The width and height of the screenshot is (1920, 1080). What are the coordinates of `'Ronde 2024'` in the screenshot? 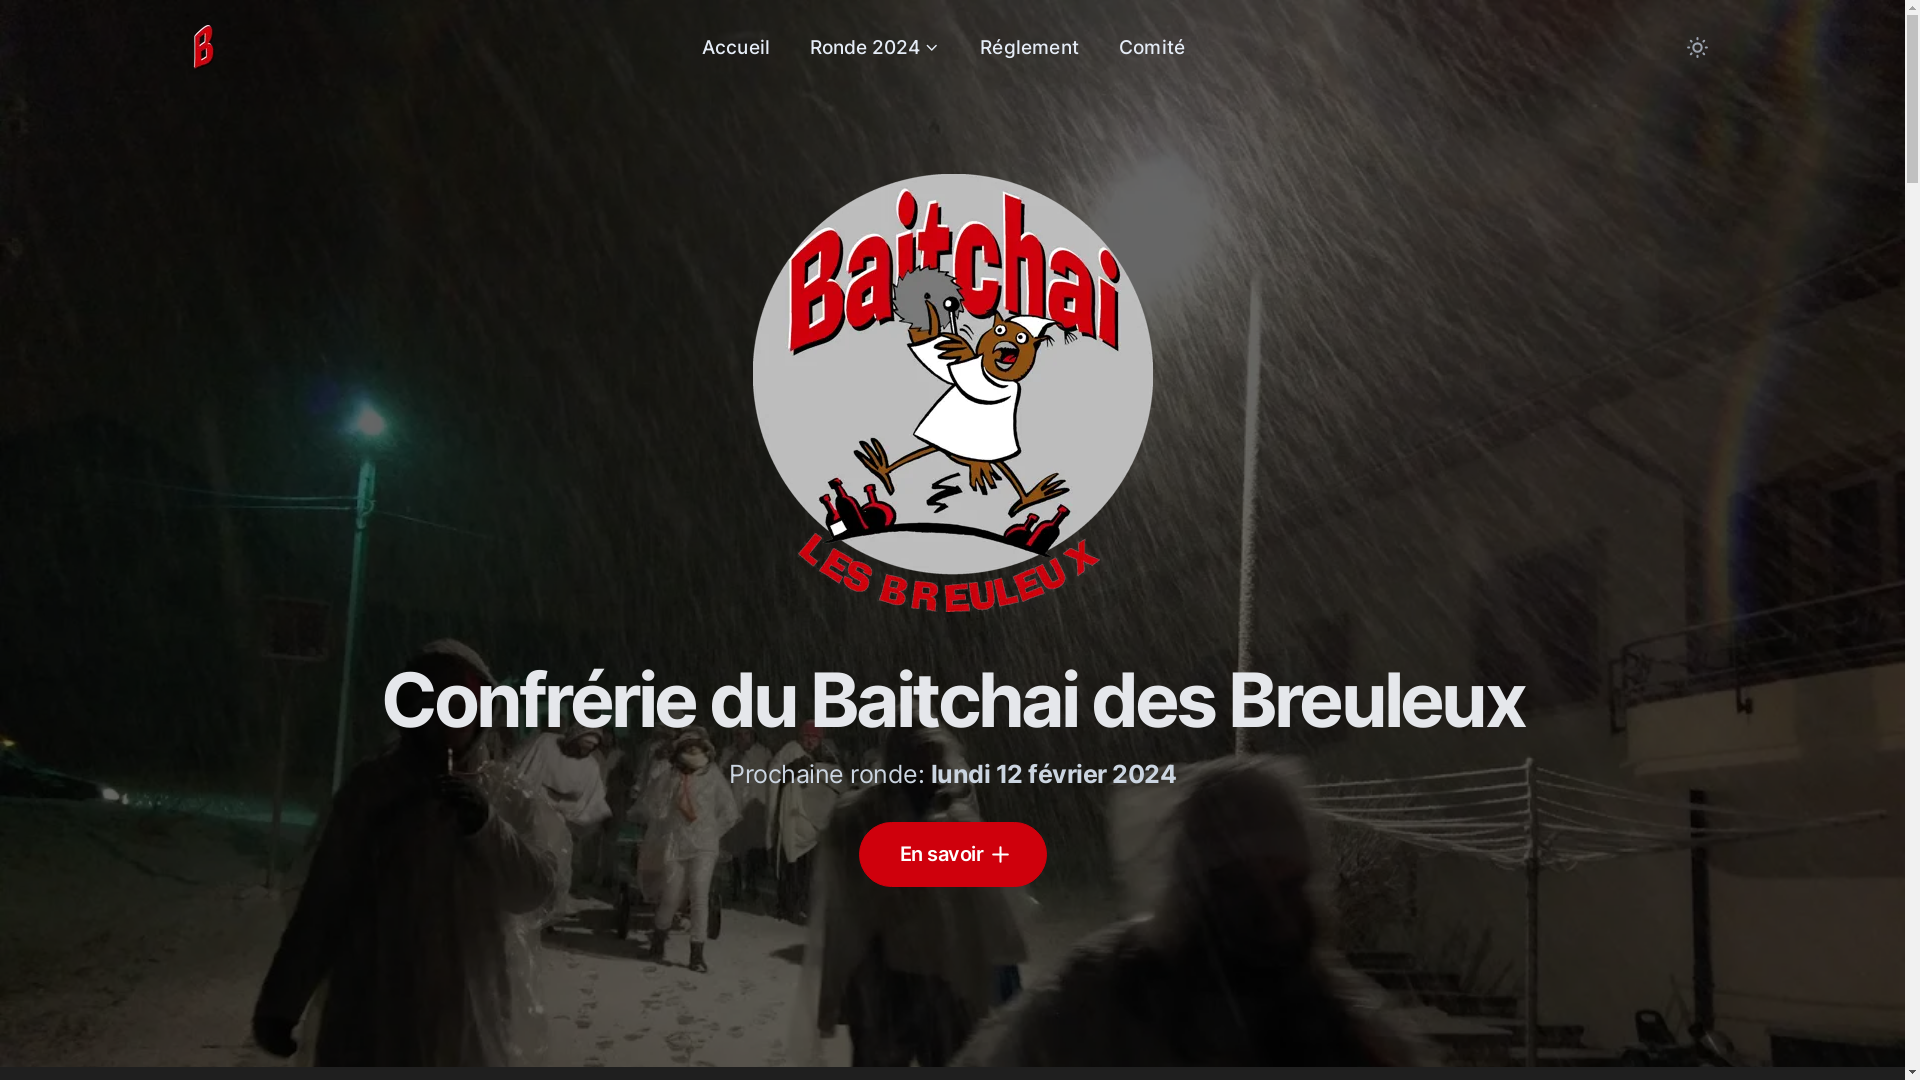 It's located at (874, 46).